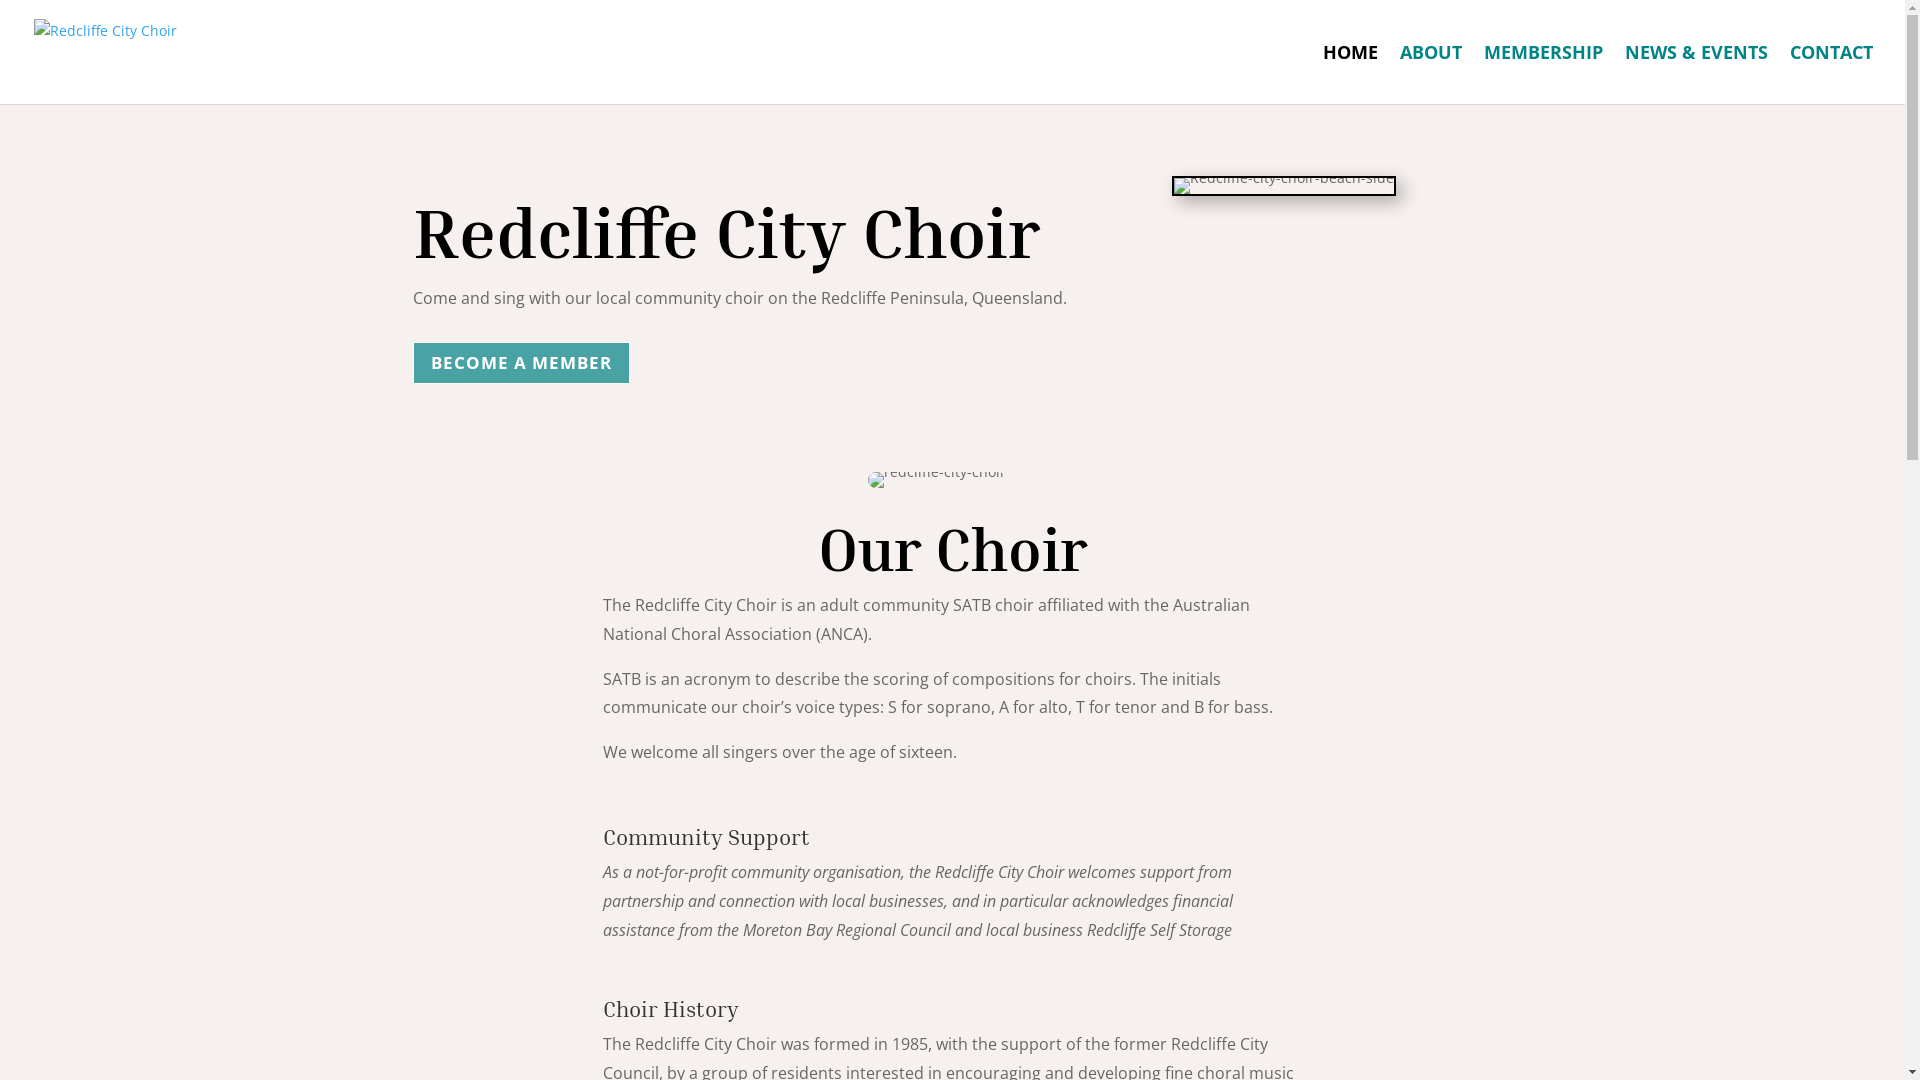 This screenshot has width=1920, height=1080. Describe the element at coordinates (1790, 73) in the screenshot. I see `'CONTACT'` at that location.